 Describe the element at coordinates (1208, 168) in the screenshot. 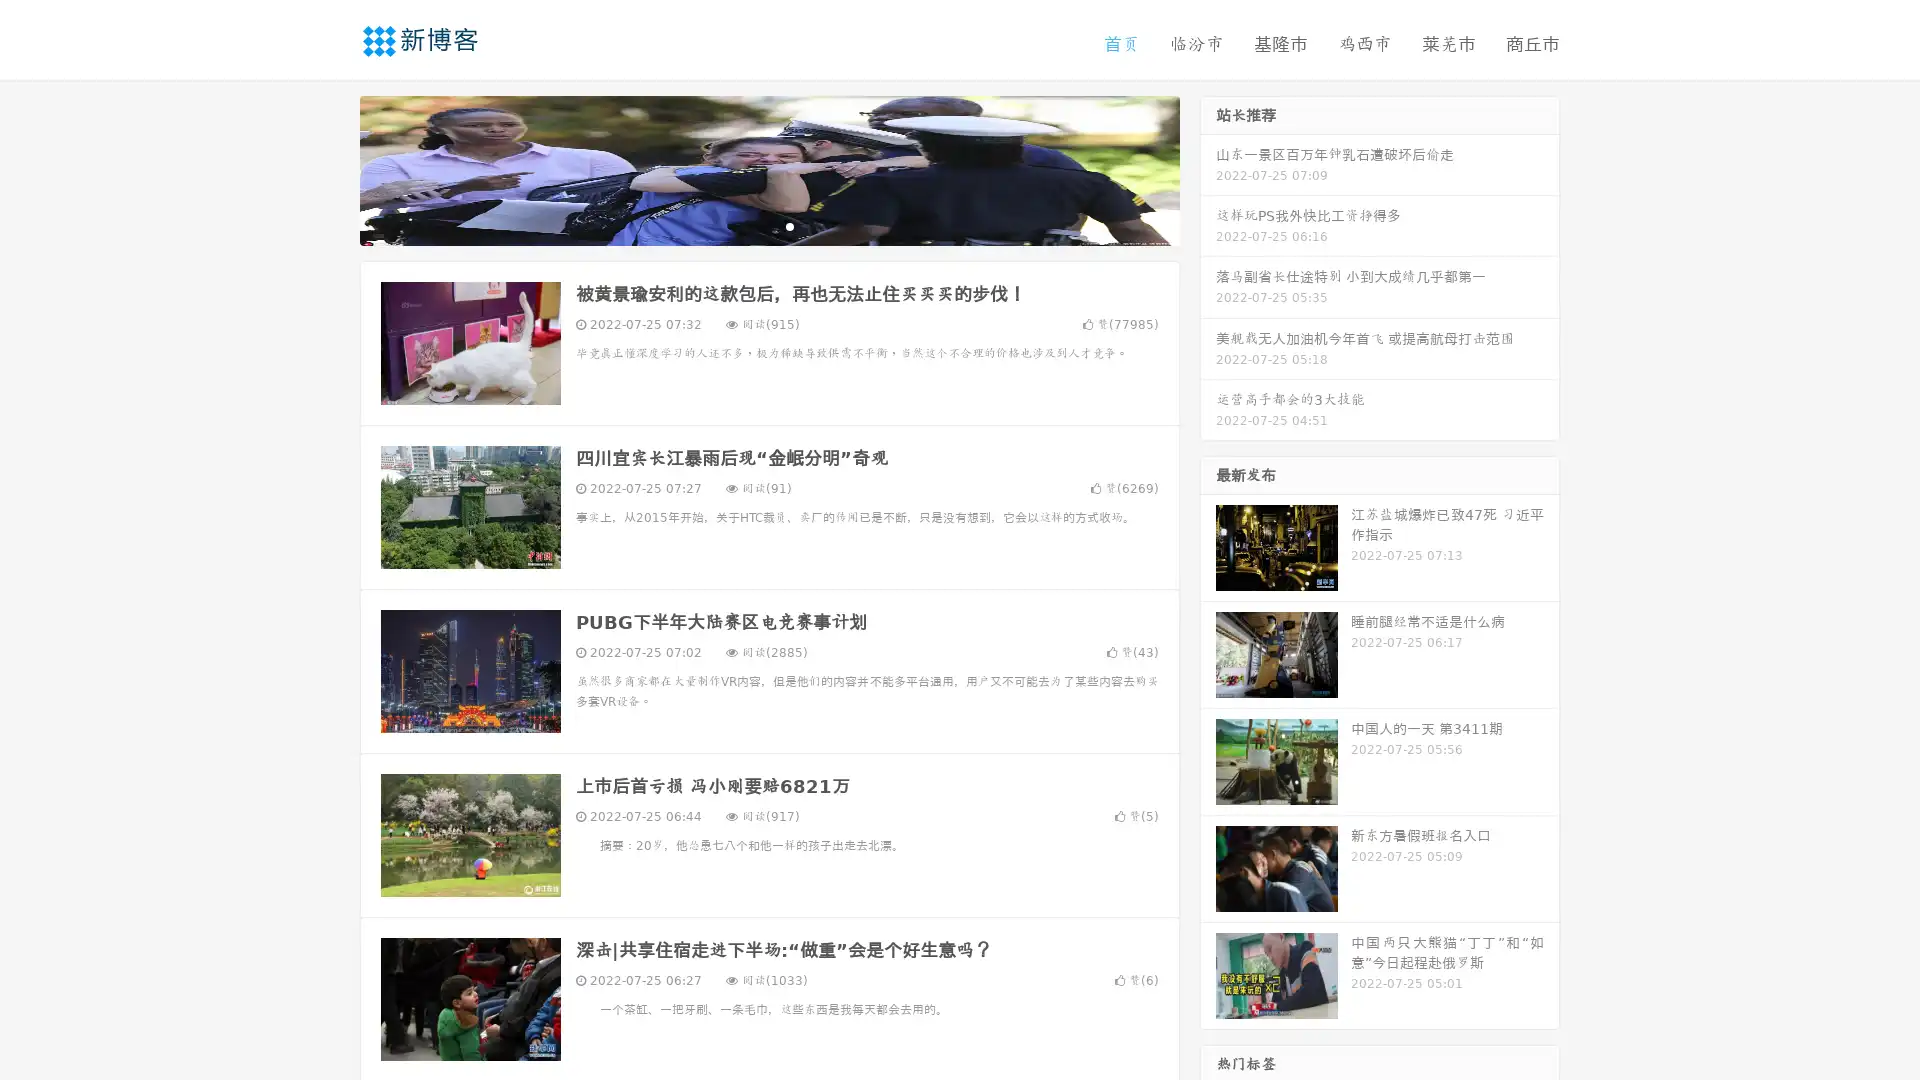

I see `Next slide` at that location.